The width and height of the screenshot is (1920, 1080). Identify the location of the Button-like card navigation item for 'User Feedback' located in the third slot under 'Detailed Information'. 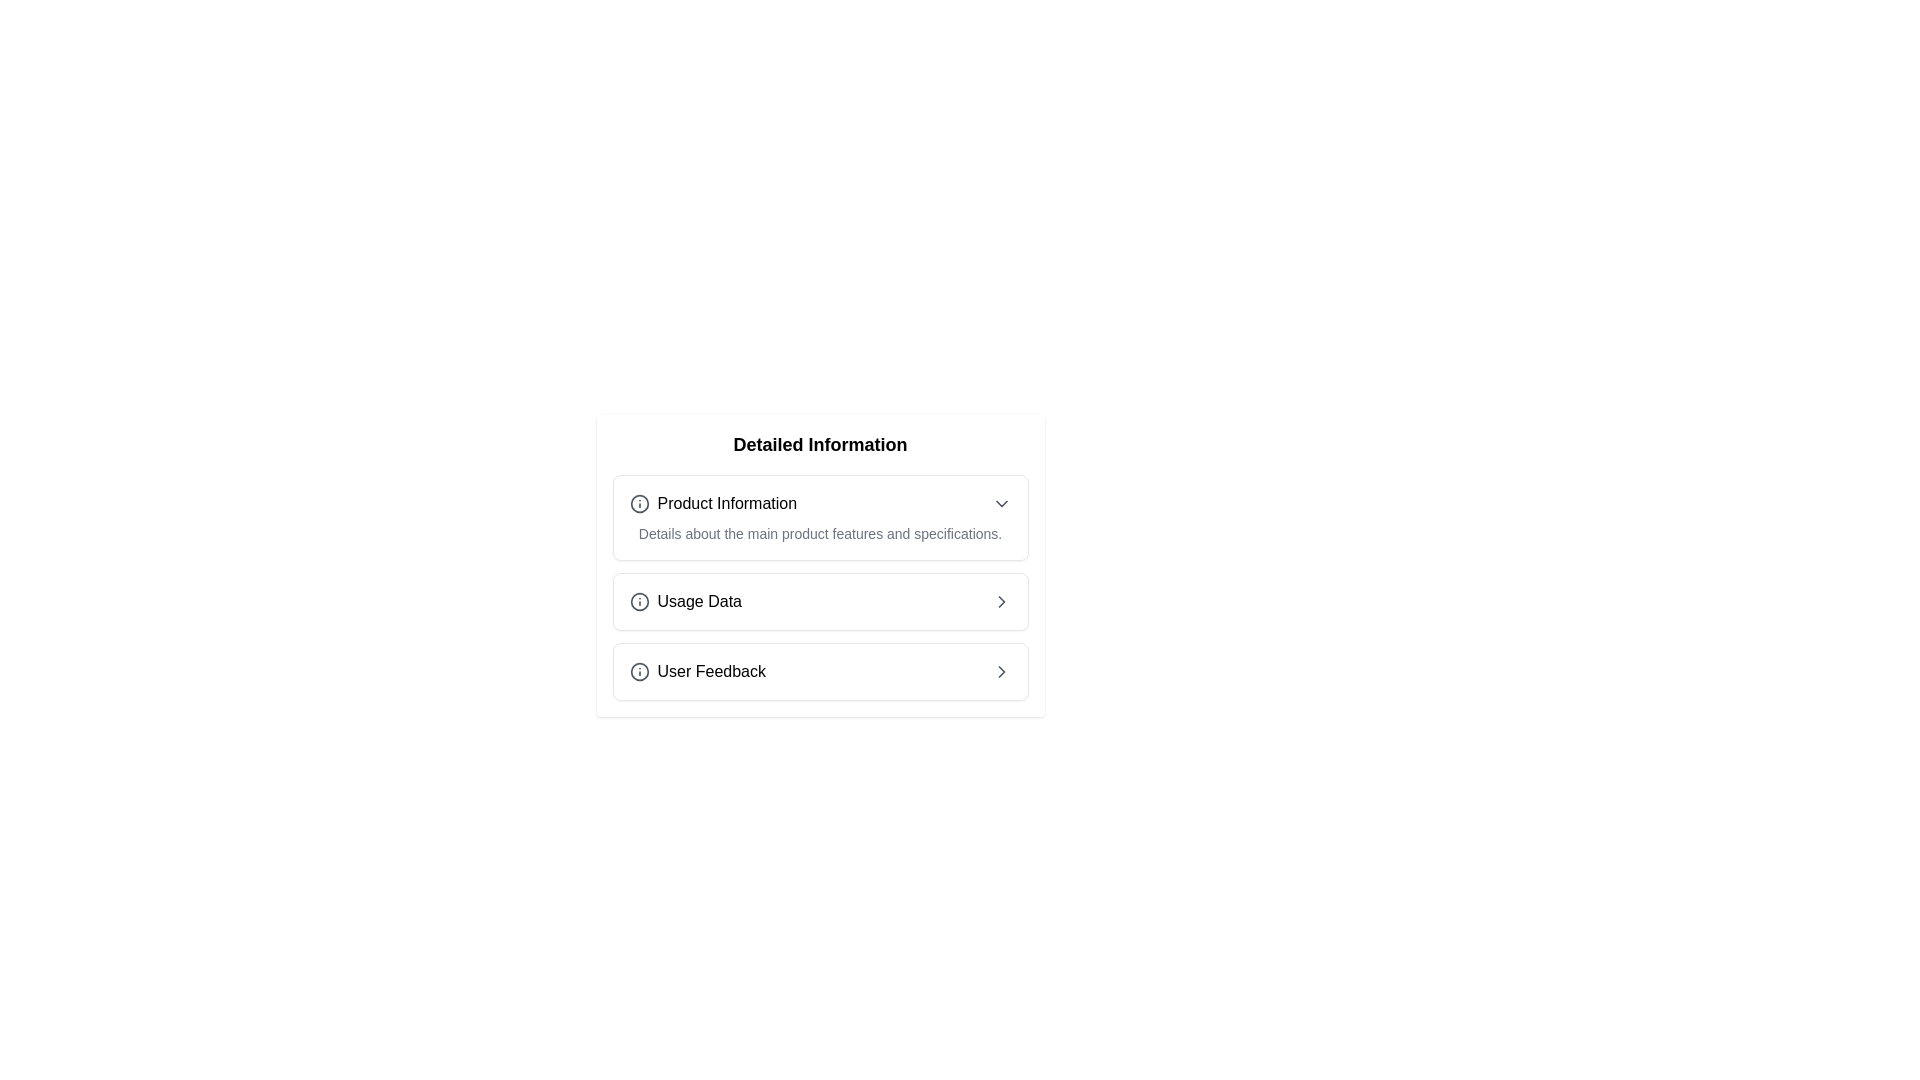
(820, 671).